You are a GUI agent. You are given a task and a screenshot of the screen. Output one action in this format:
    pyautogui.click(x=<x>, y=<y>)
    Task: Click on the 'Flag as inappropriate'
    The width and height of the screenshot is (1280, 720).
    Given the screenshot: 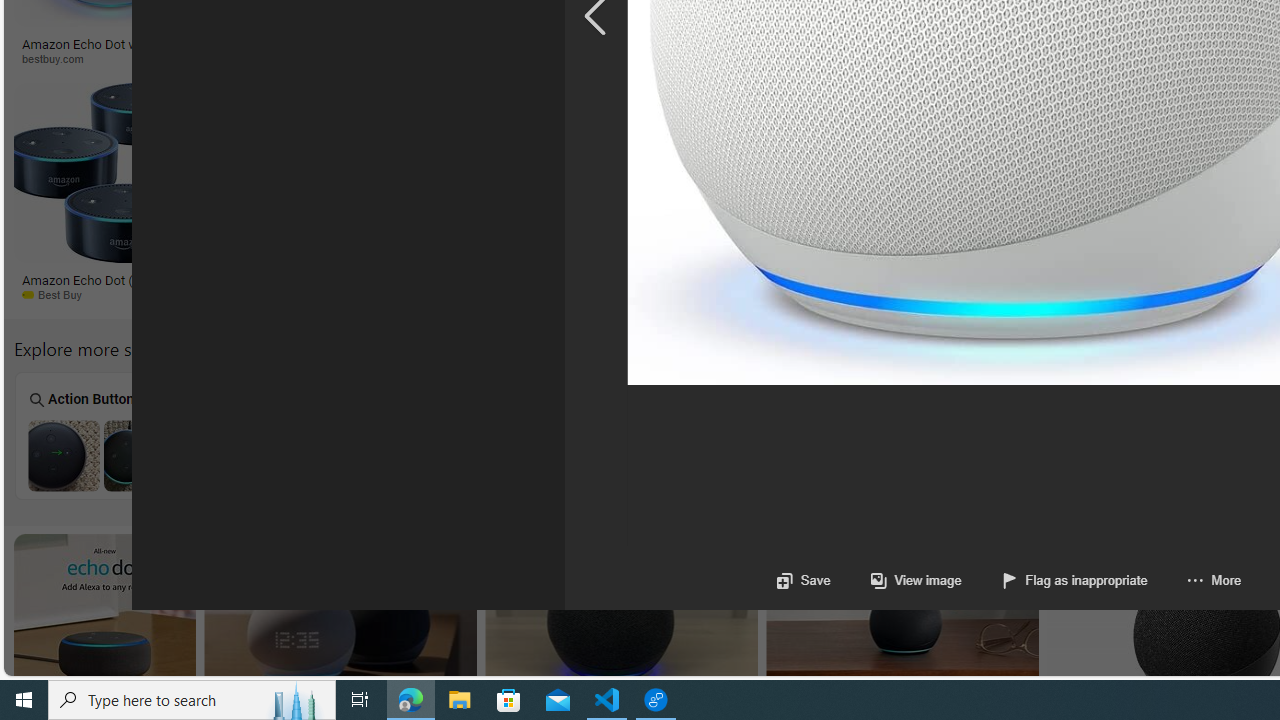 What is the action you would take?
    pyautogui.click(x=1073, y=580)
    